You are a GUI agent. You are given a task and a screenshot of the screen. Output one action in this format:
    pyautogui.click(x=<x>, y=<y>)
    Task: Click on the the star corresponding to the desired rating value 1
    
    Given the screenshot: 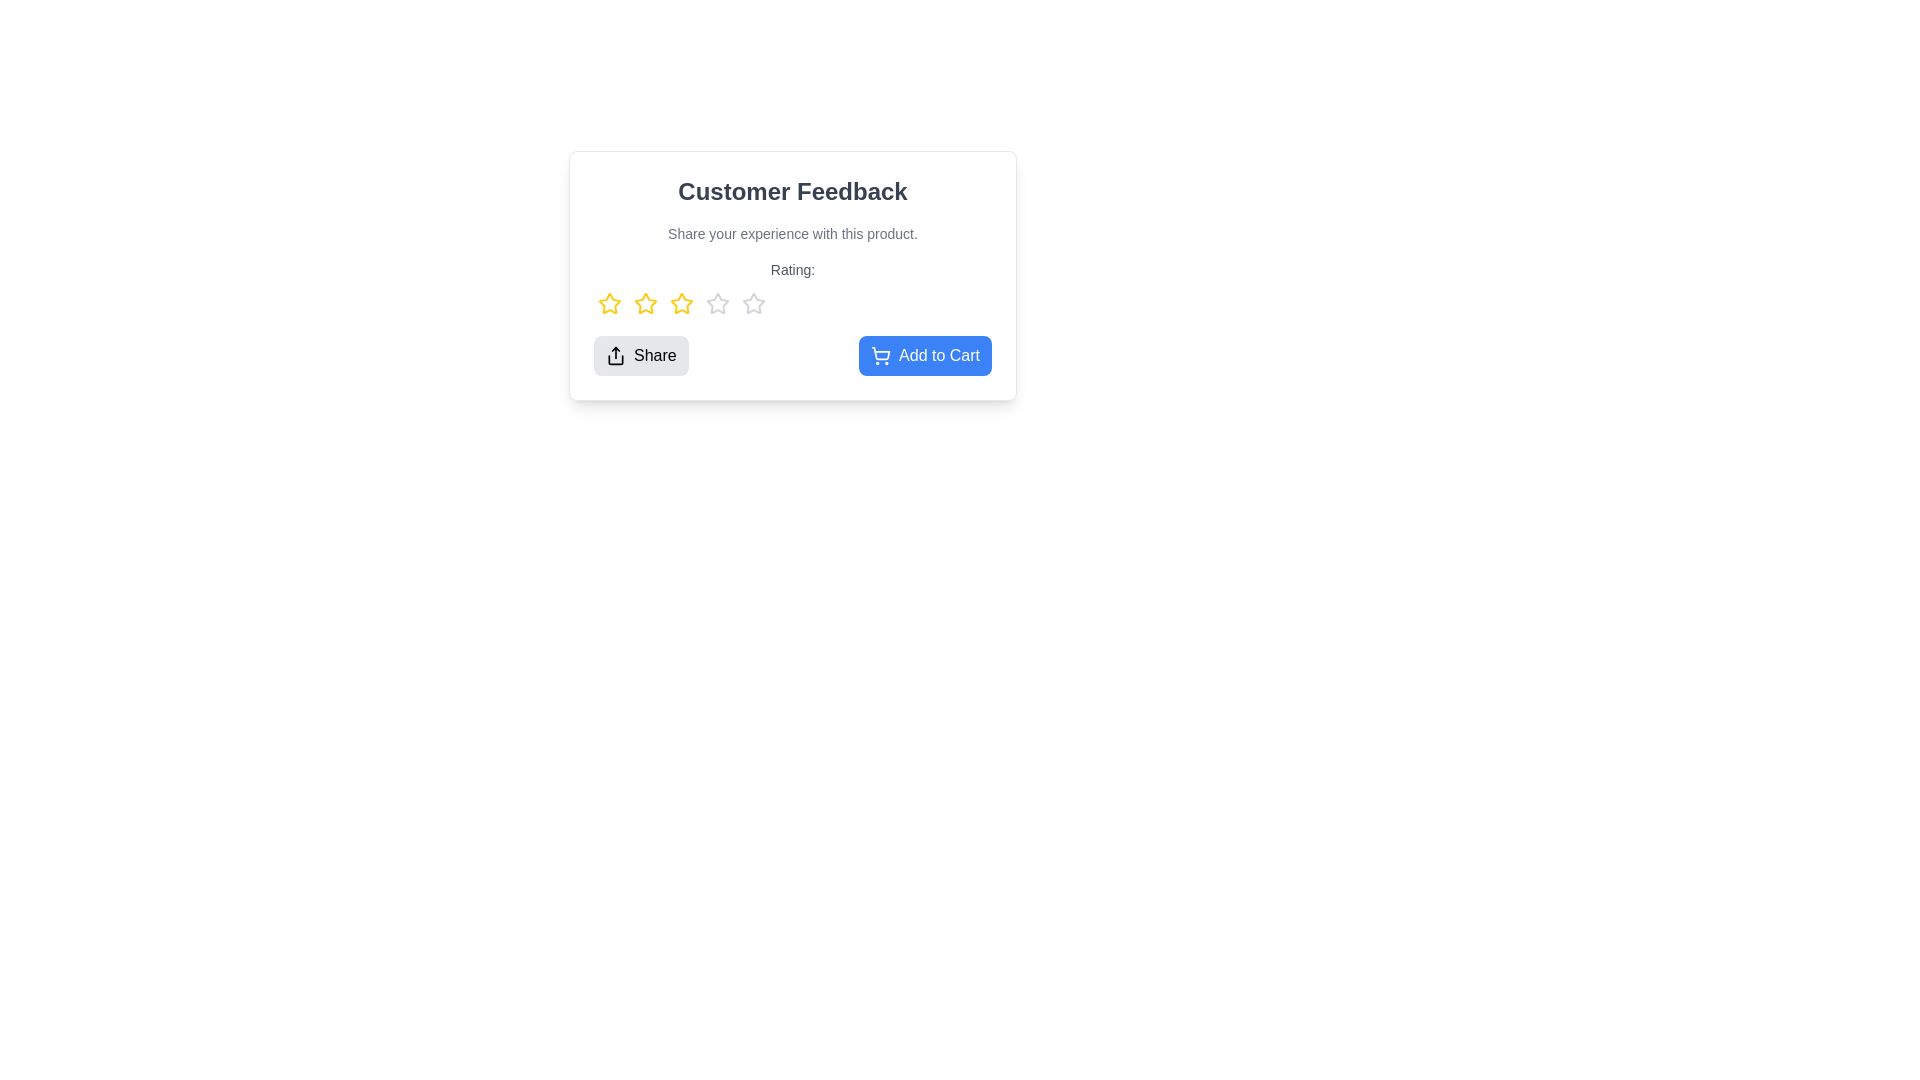 What is the action you would take?
    pyautogui.click(x=608, y=304)
    